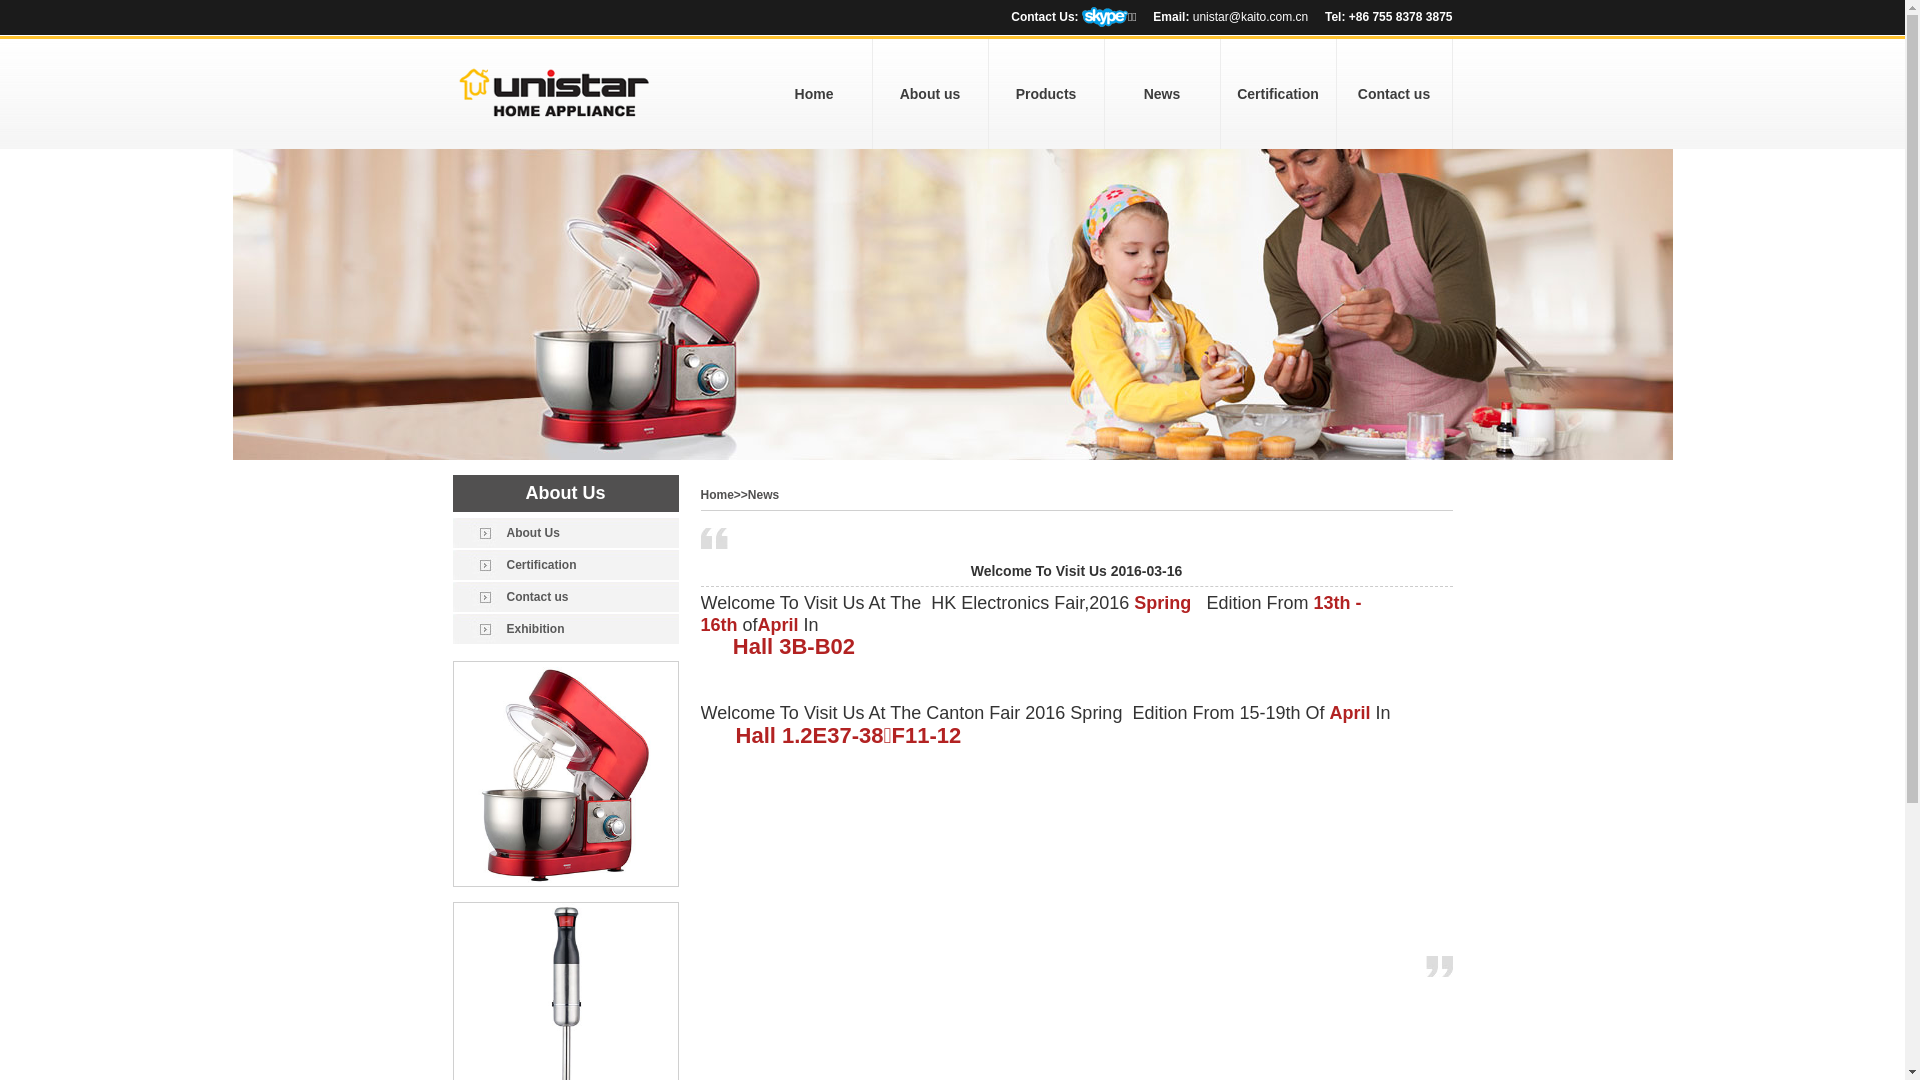 The image size is (1920, 1080). What do you see at coordinates (564, 627) in the screenshot?
I see `'Exhibition'` at bounding box center [564, 627].